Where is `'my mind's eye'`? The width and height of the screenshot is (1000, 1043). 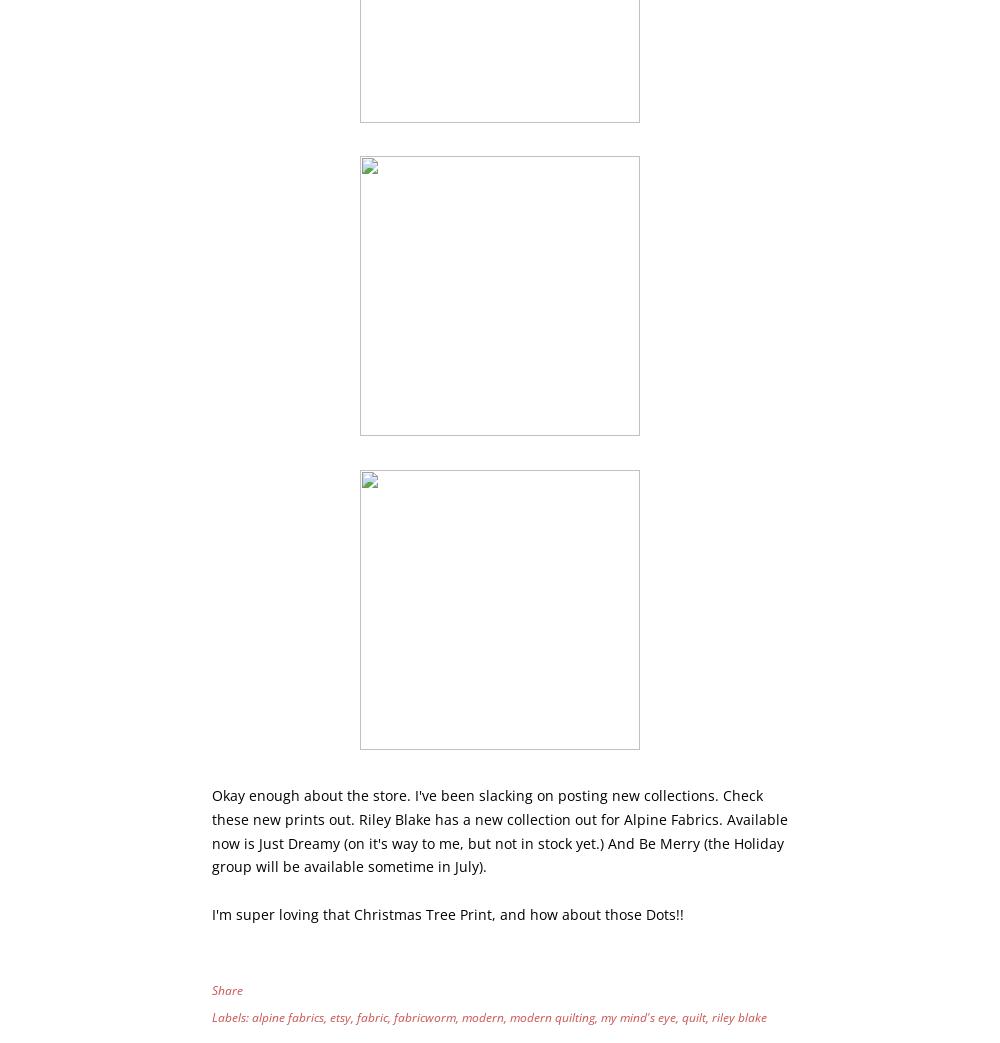 'my mind's eye' is located at coordinates (600, 1017).